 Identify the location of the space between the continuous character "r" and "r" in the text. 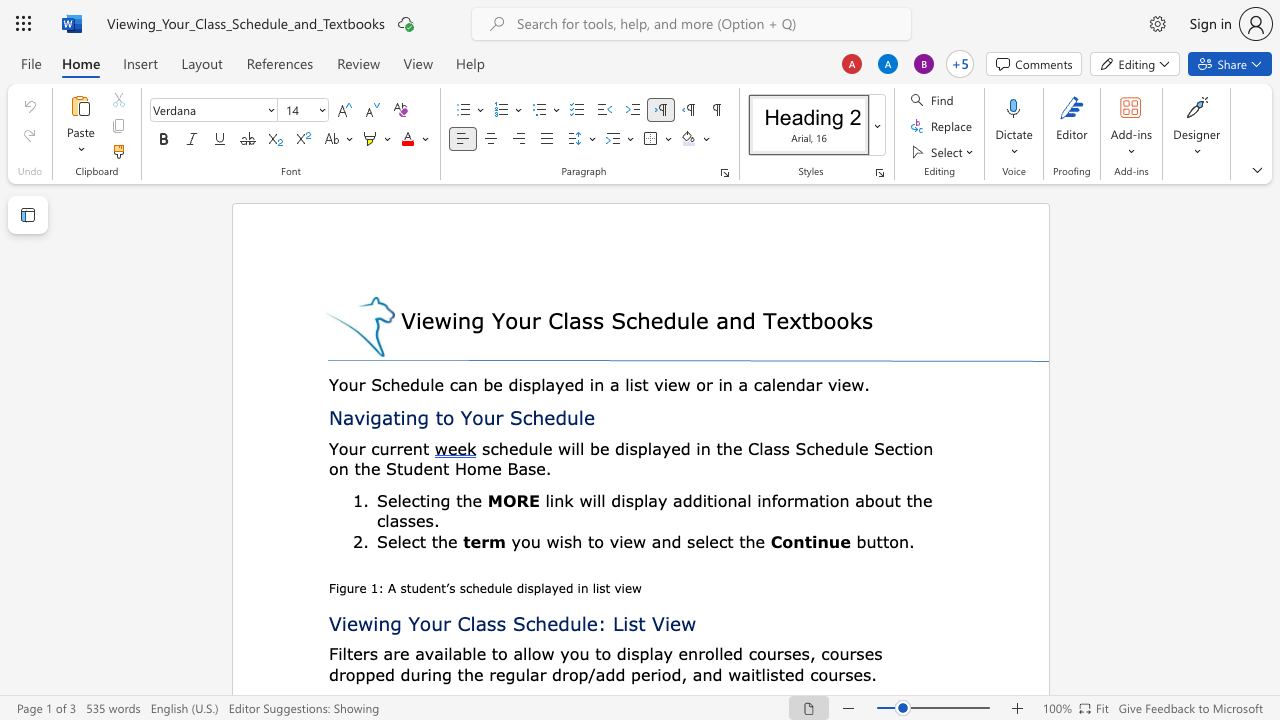
(396, 447).